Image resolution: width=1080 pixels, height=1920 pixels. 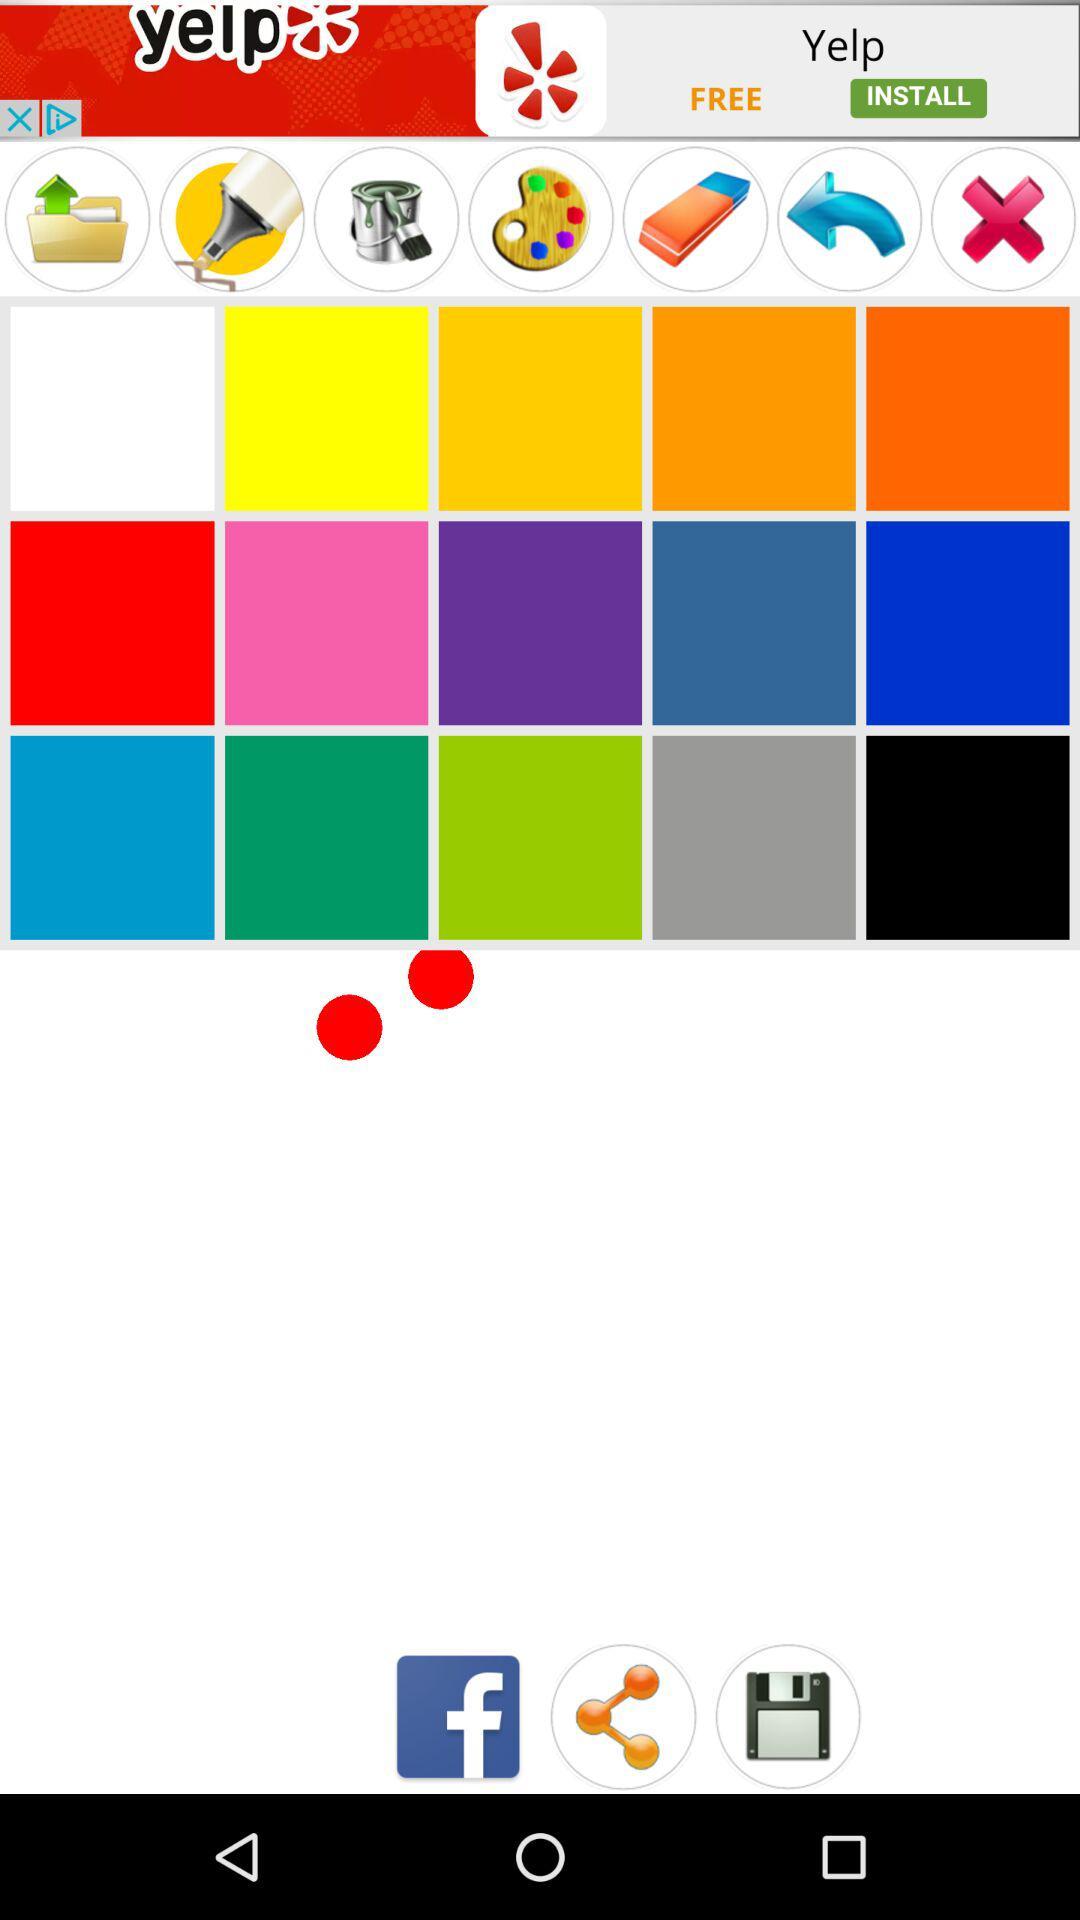 What do you see at coordinates (966, 407) in the screenshot?
I see `colours` at bounding box center [966, 407].